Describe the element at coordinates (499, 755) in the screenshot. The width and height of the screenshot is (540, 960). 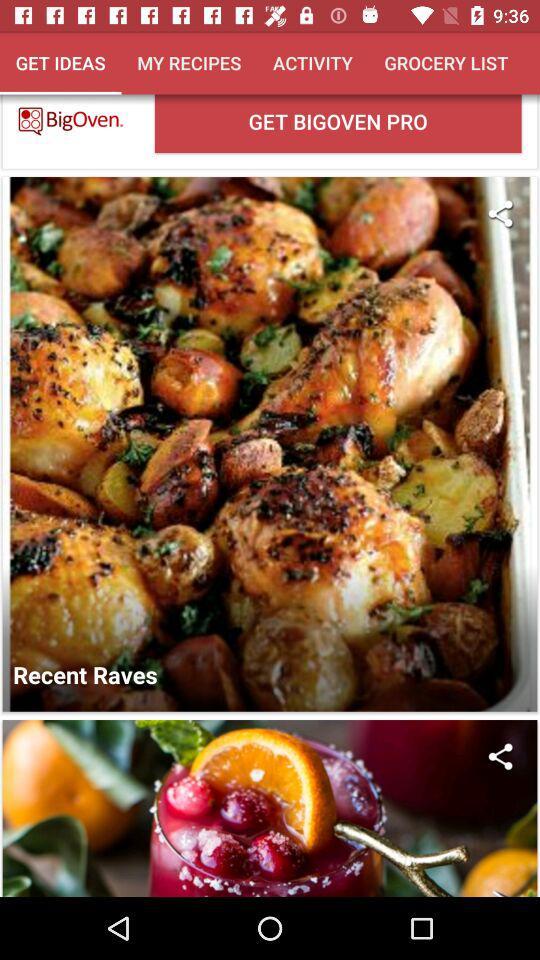
I see `share the the image` at that location.